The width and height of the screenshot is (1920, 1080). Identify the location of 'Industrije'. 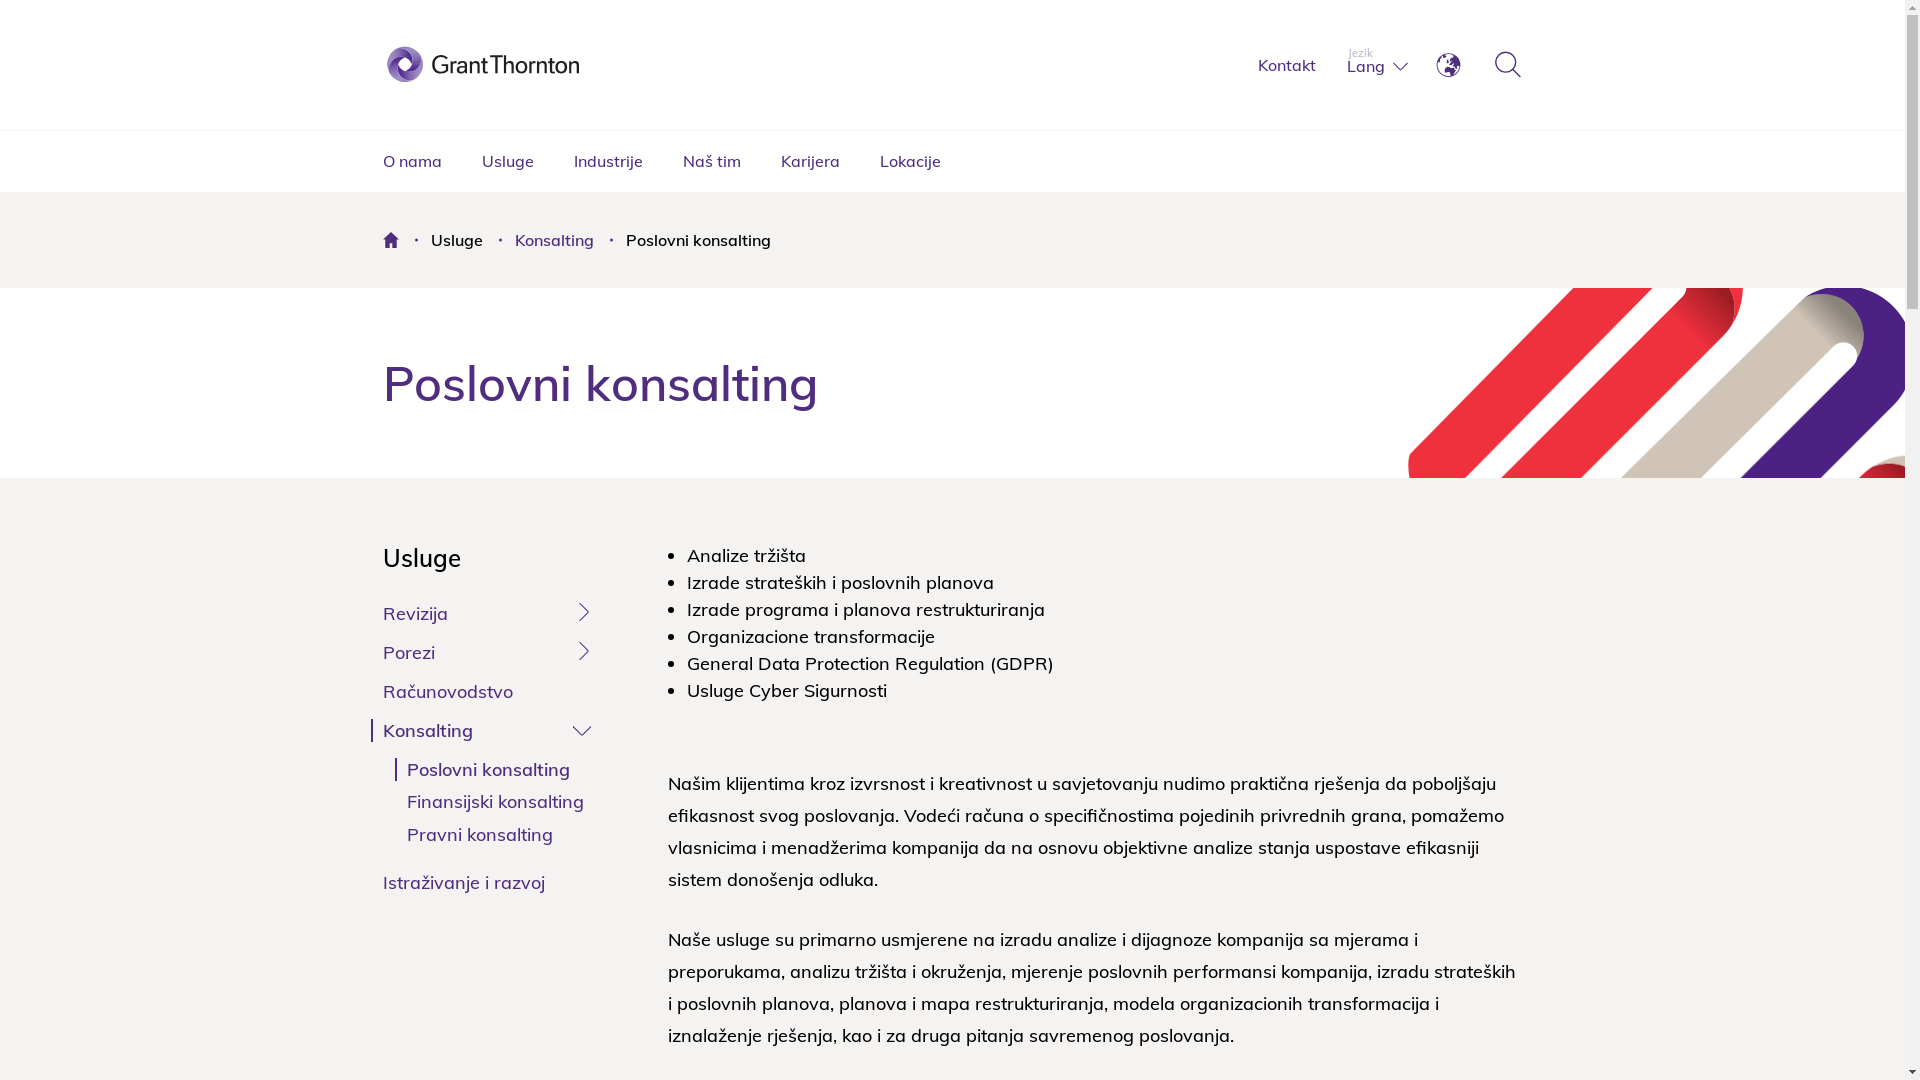
(607, 160).